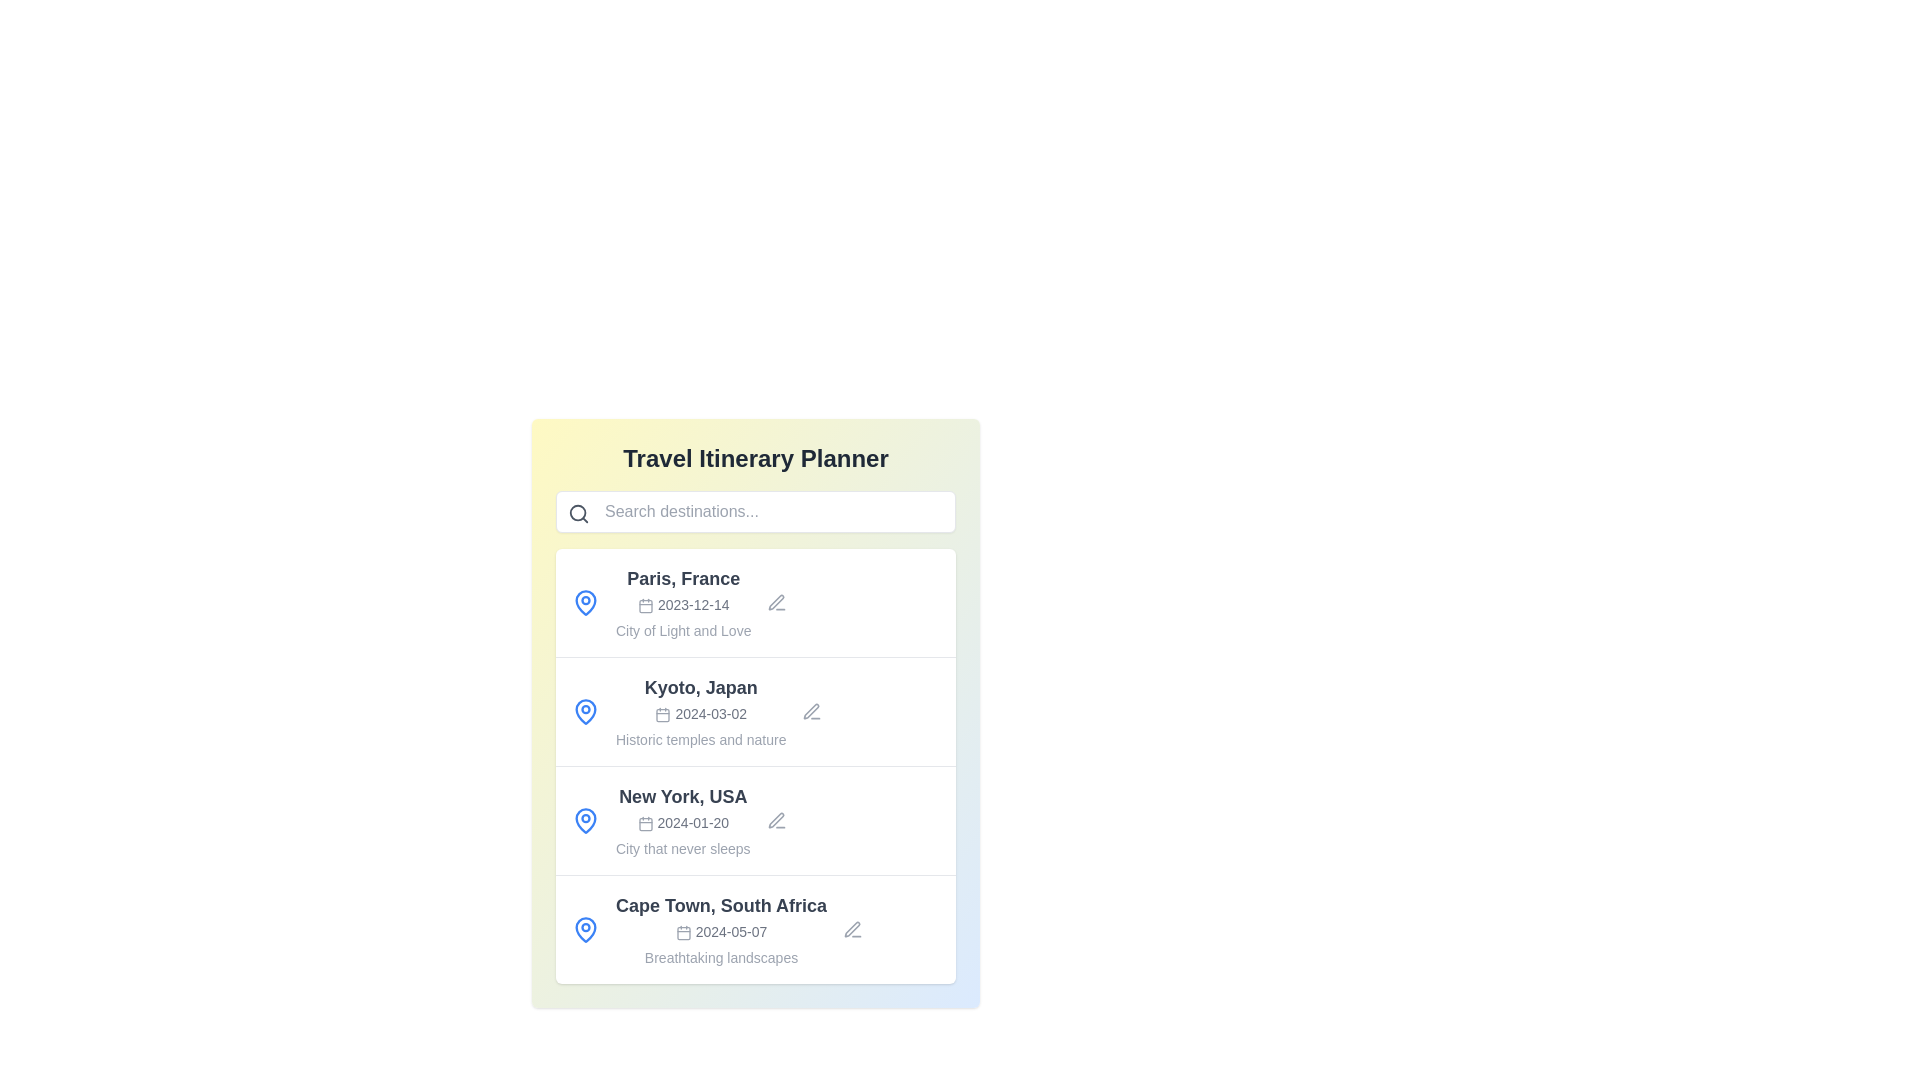 This screenshot has width=1920, height=1080. Describe the element at coordinates (578, 512) in the screenshot. I see `the magnifying glass icon located in the top left corner of the interface` at that location.